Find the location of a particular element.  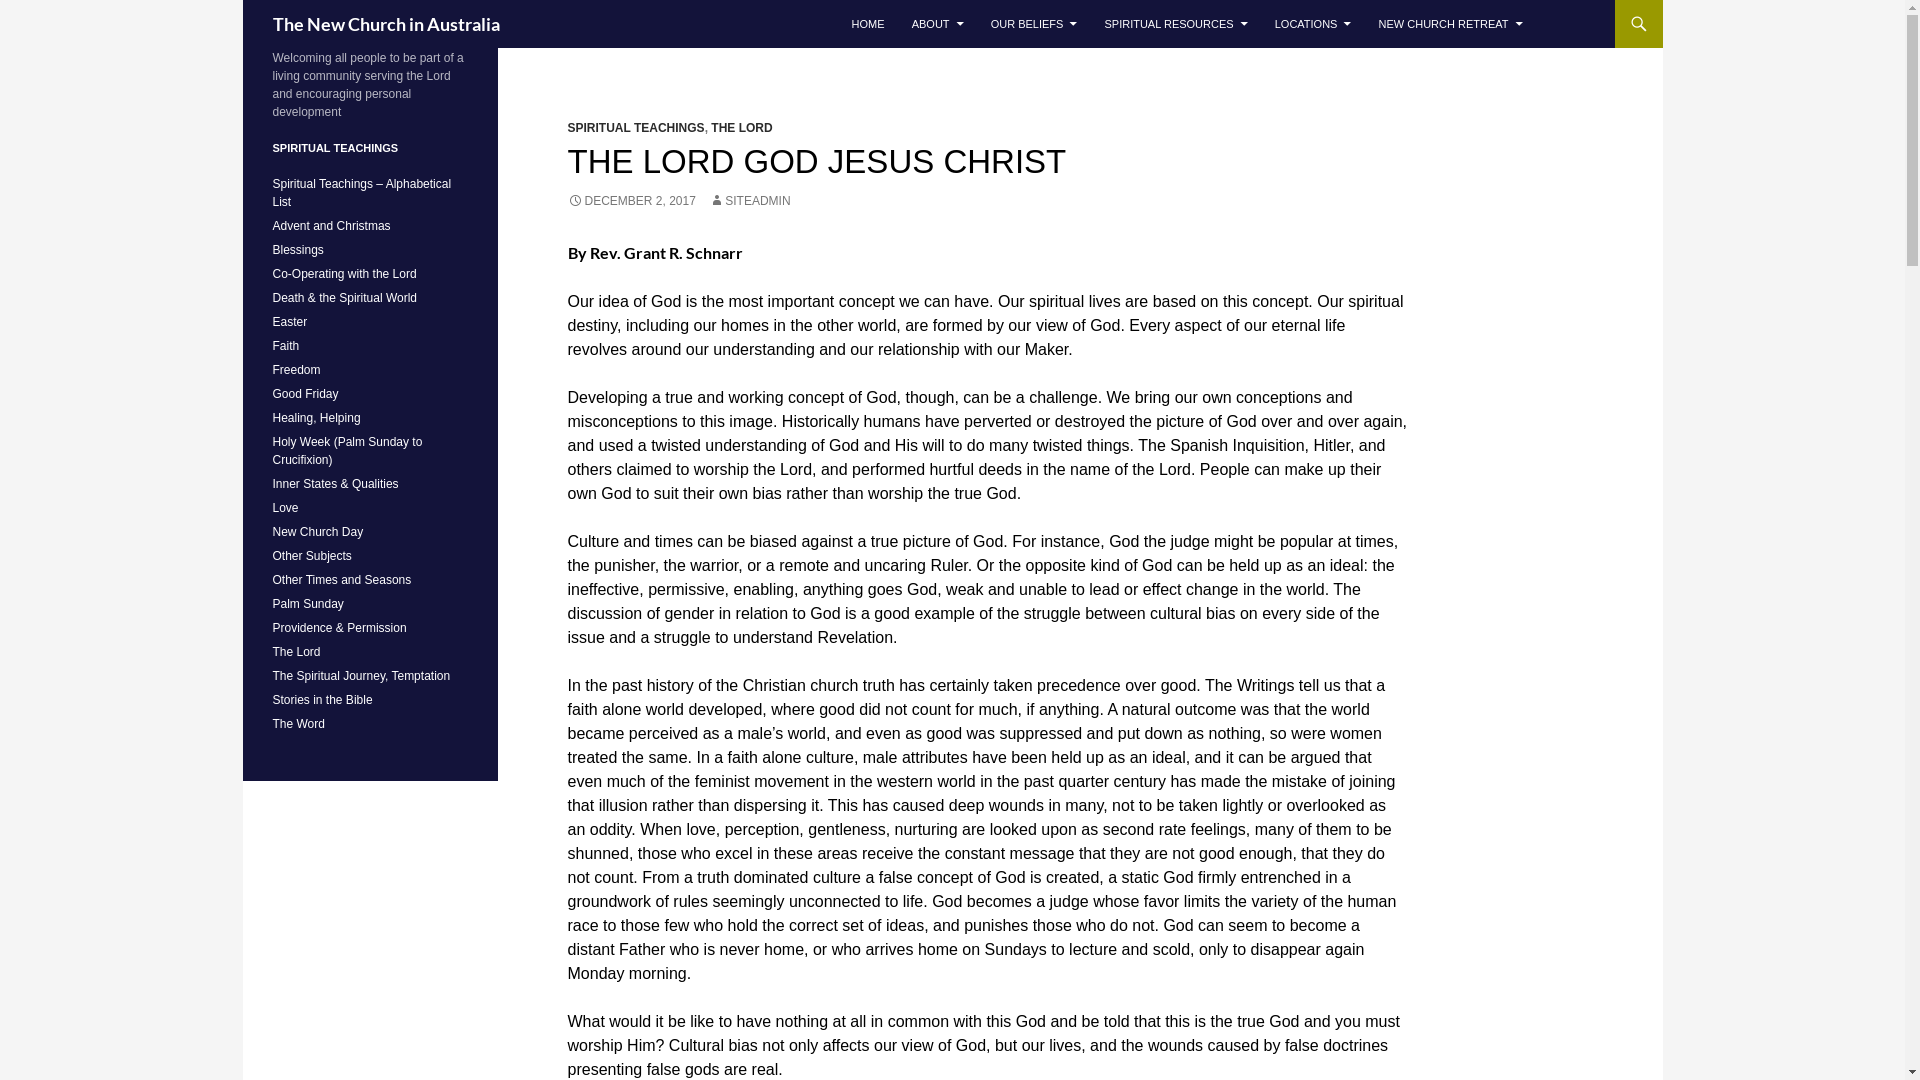

'Freedom' is located at coordinates (295, 370).